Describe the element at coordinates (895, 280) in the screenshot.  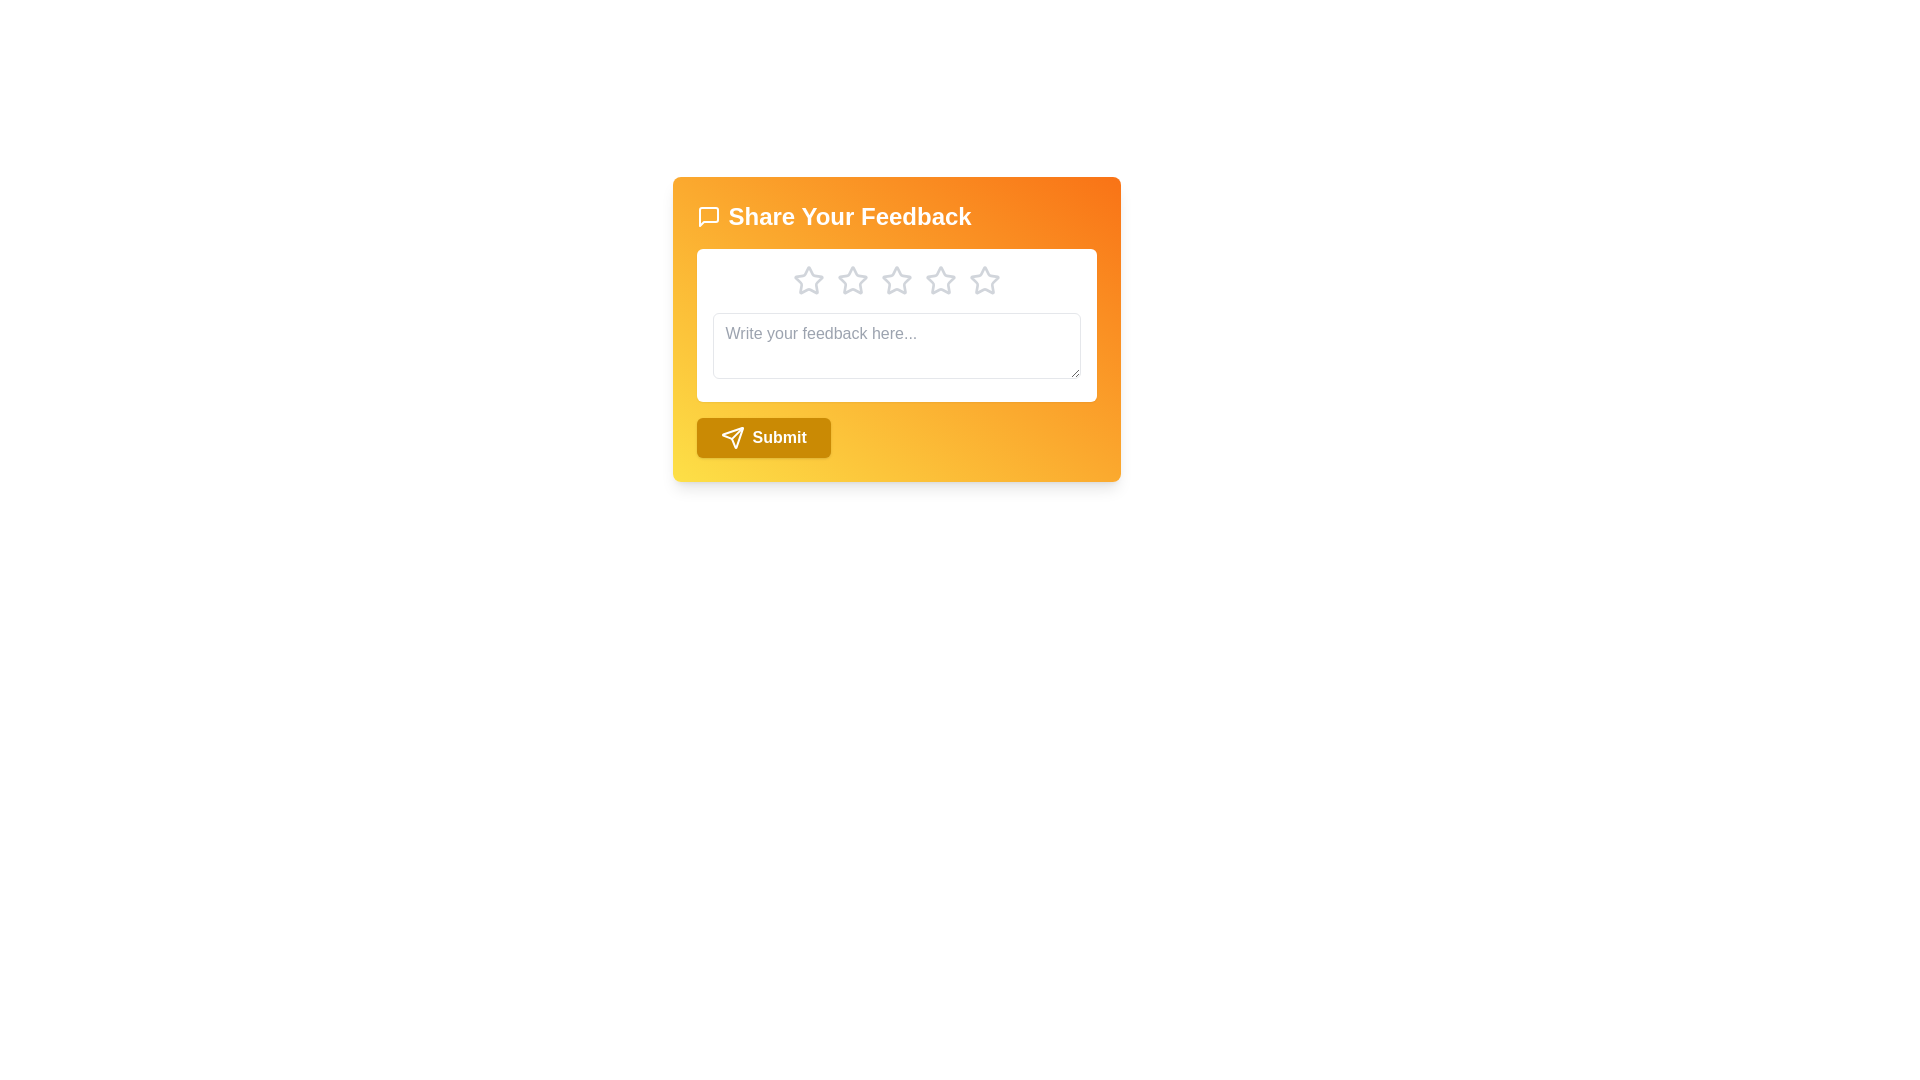
I see `on the second star icon in the interactive rating control` at that location.